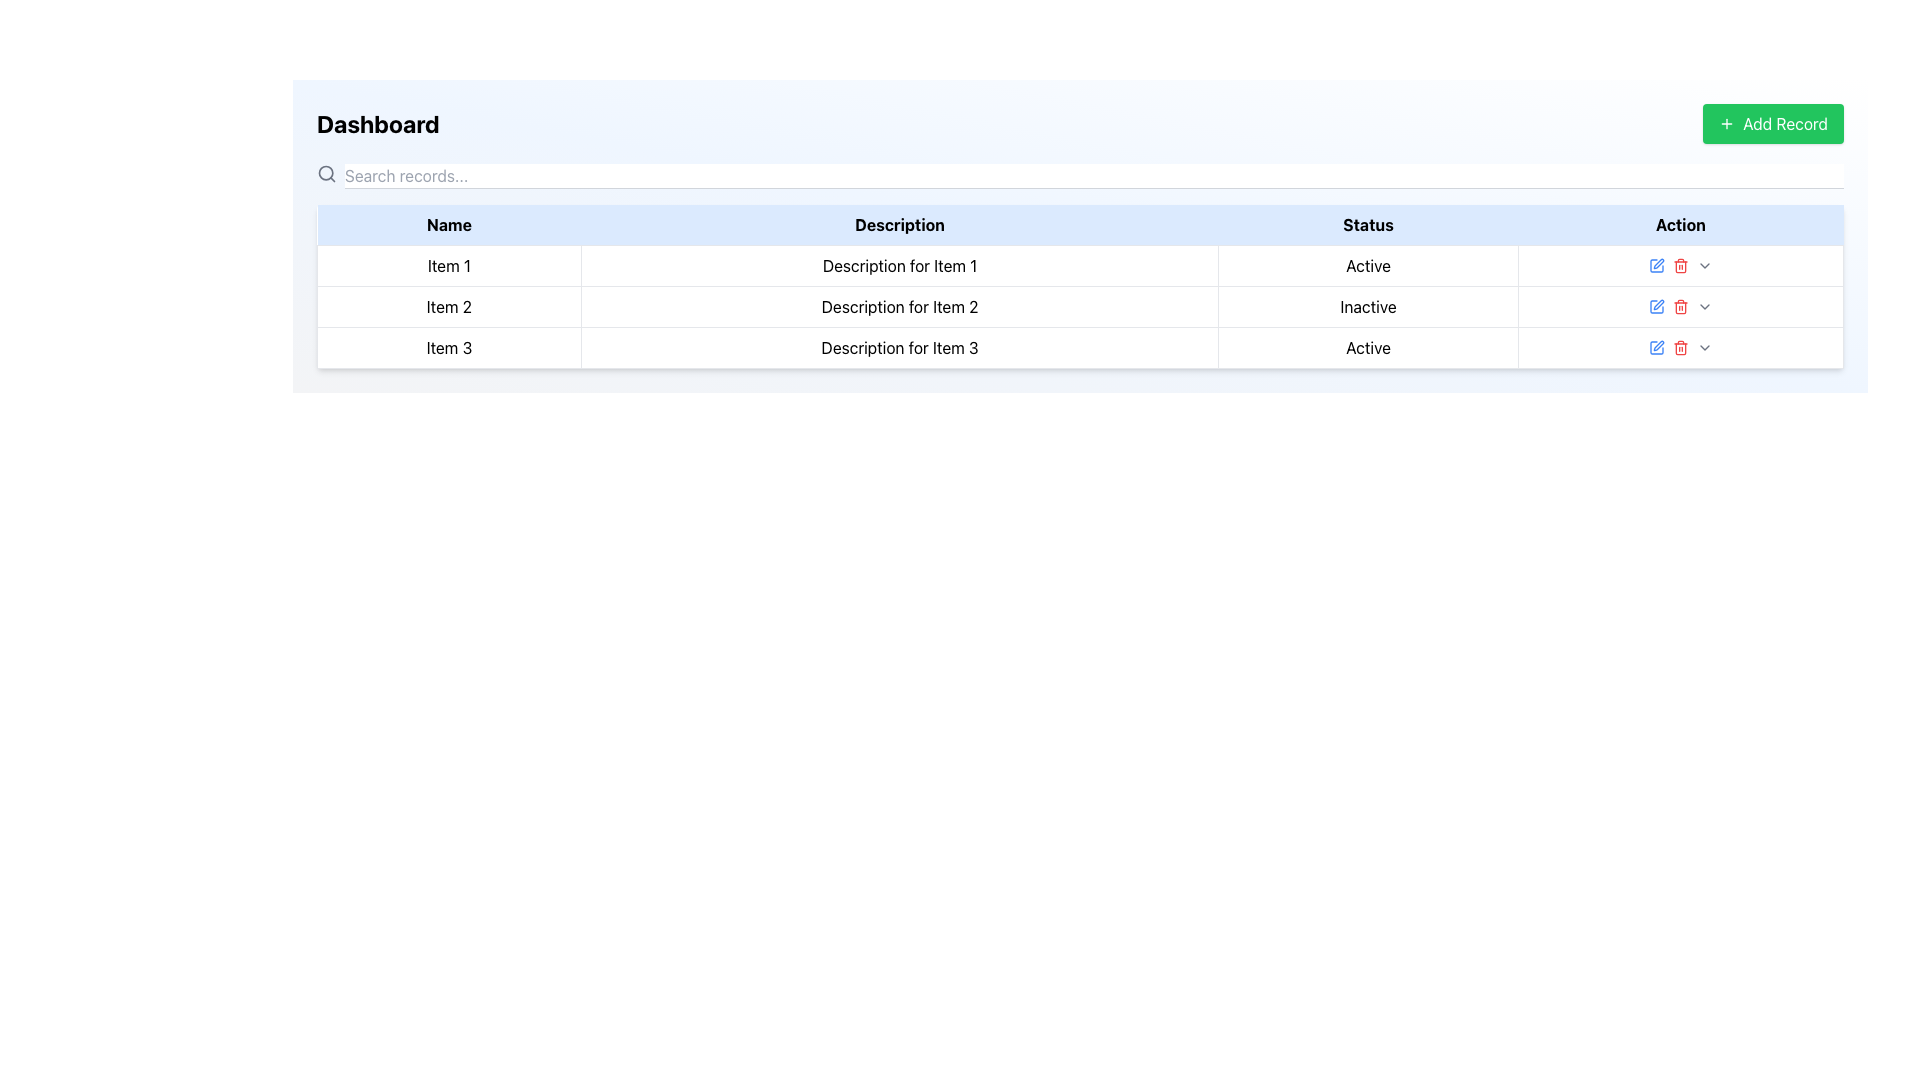 This screenshot has height=1080, width=1920. I want to click on the leftmost header of the table that indicates the column contains names of listed items, so click(448, 225).